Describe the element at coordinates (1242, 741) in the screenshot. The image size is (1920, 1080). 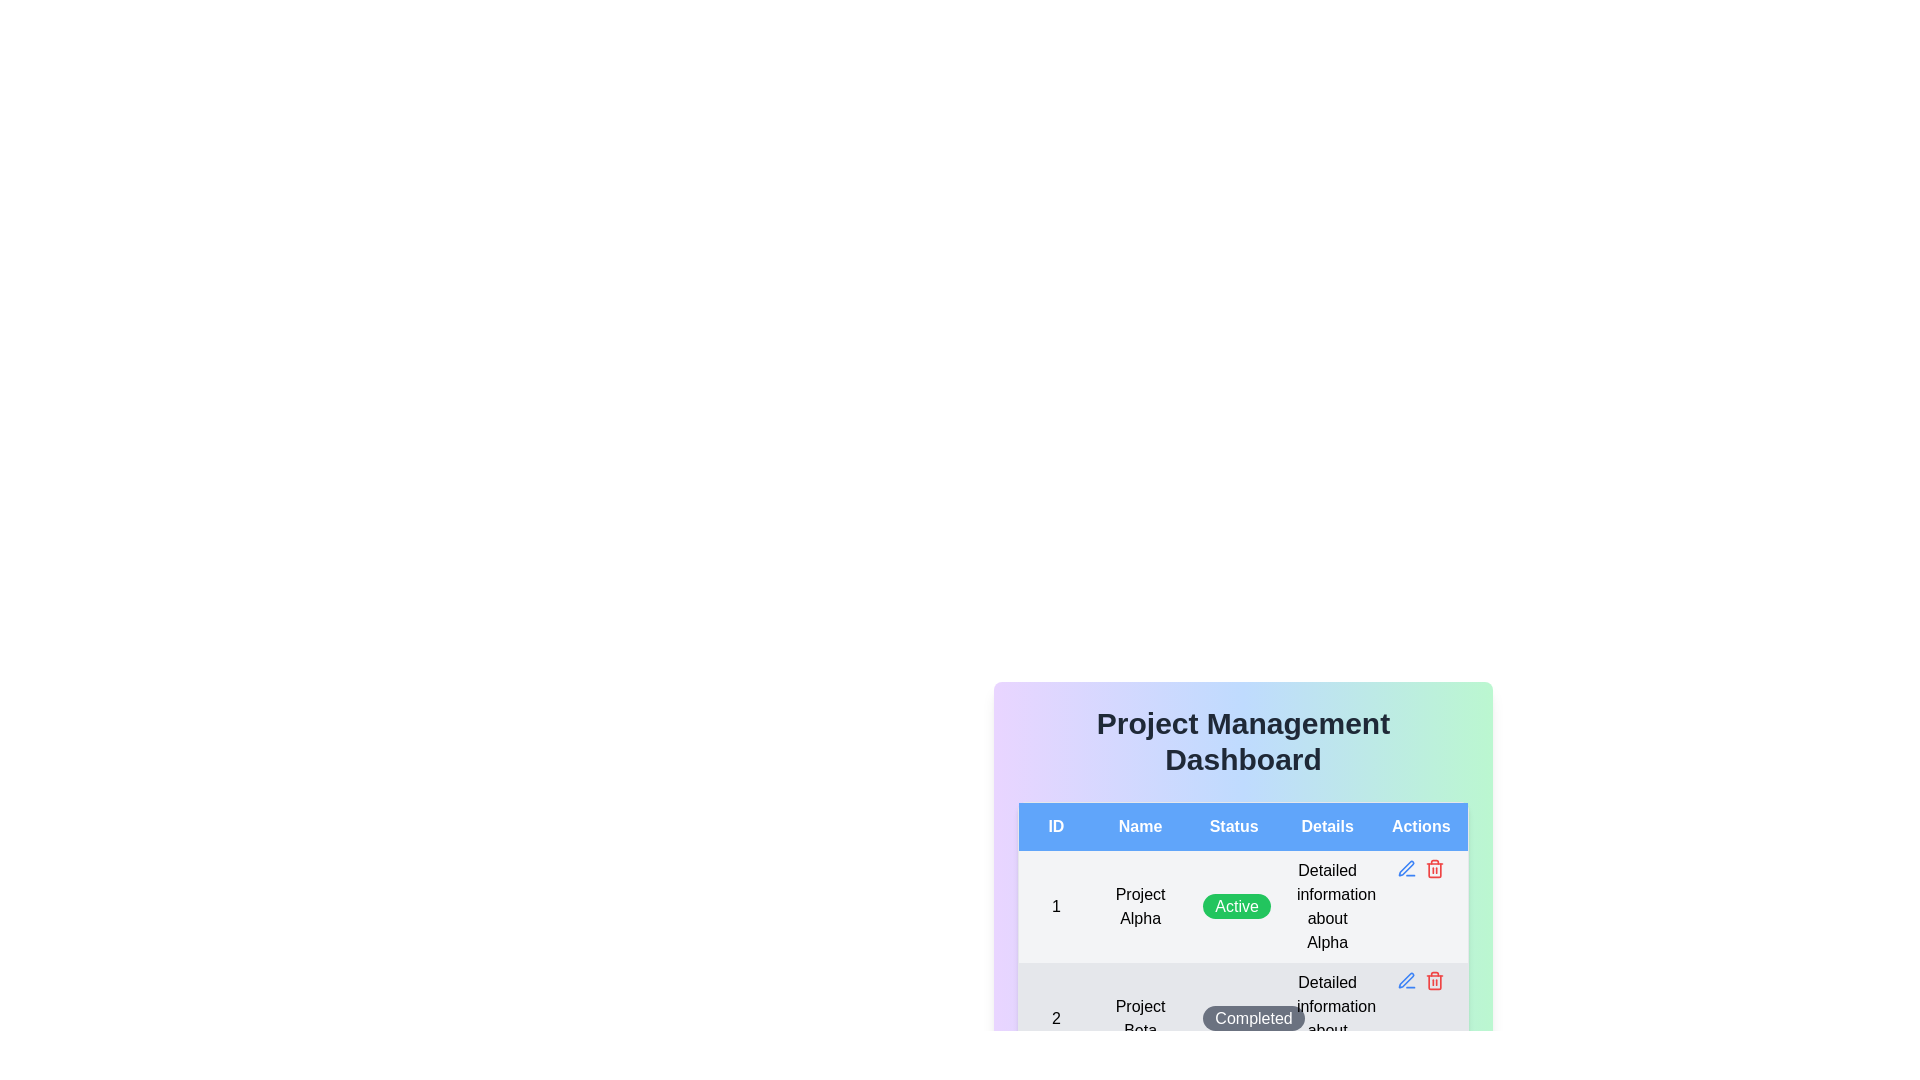
I see `text from the Heading or Title Text Block, which serves as a title for the dashboard section, indicating the content and purpose of the displayed project information` at that location.